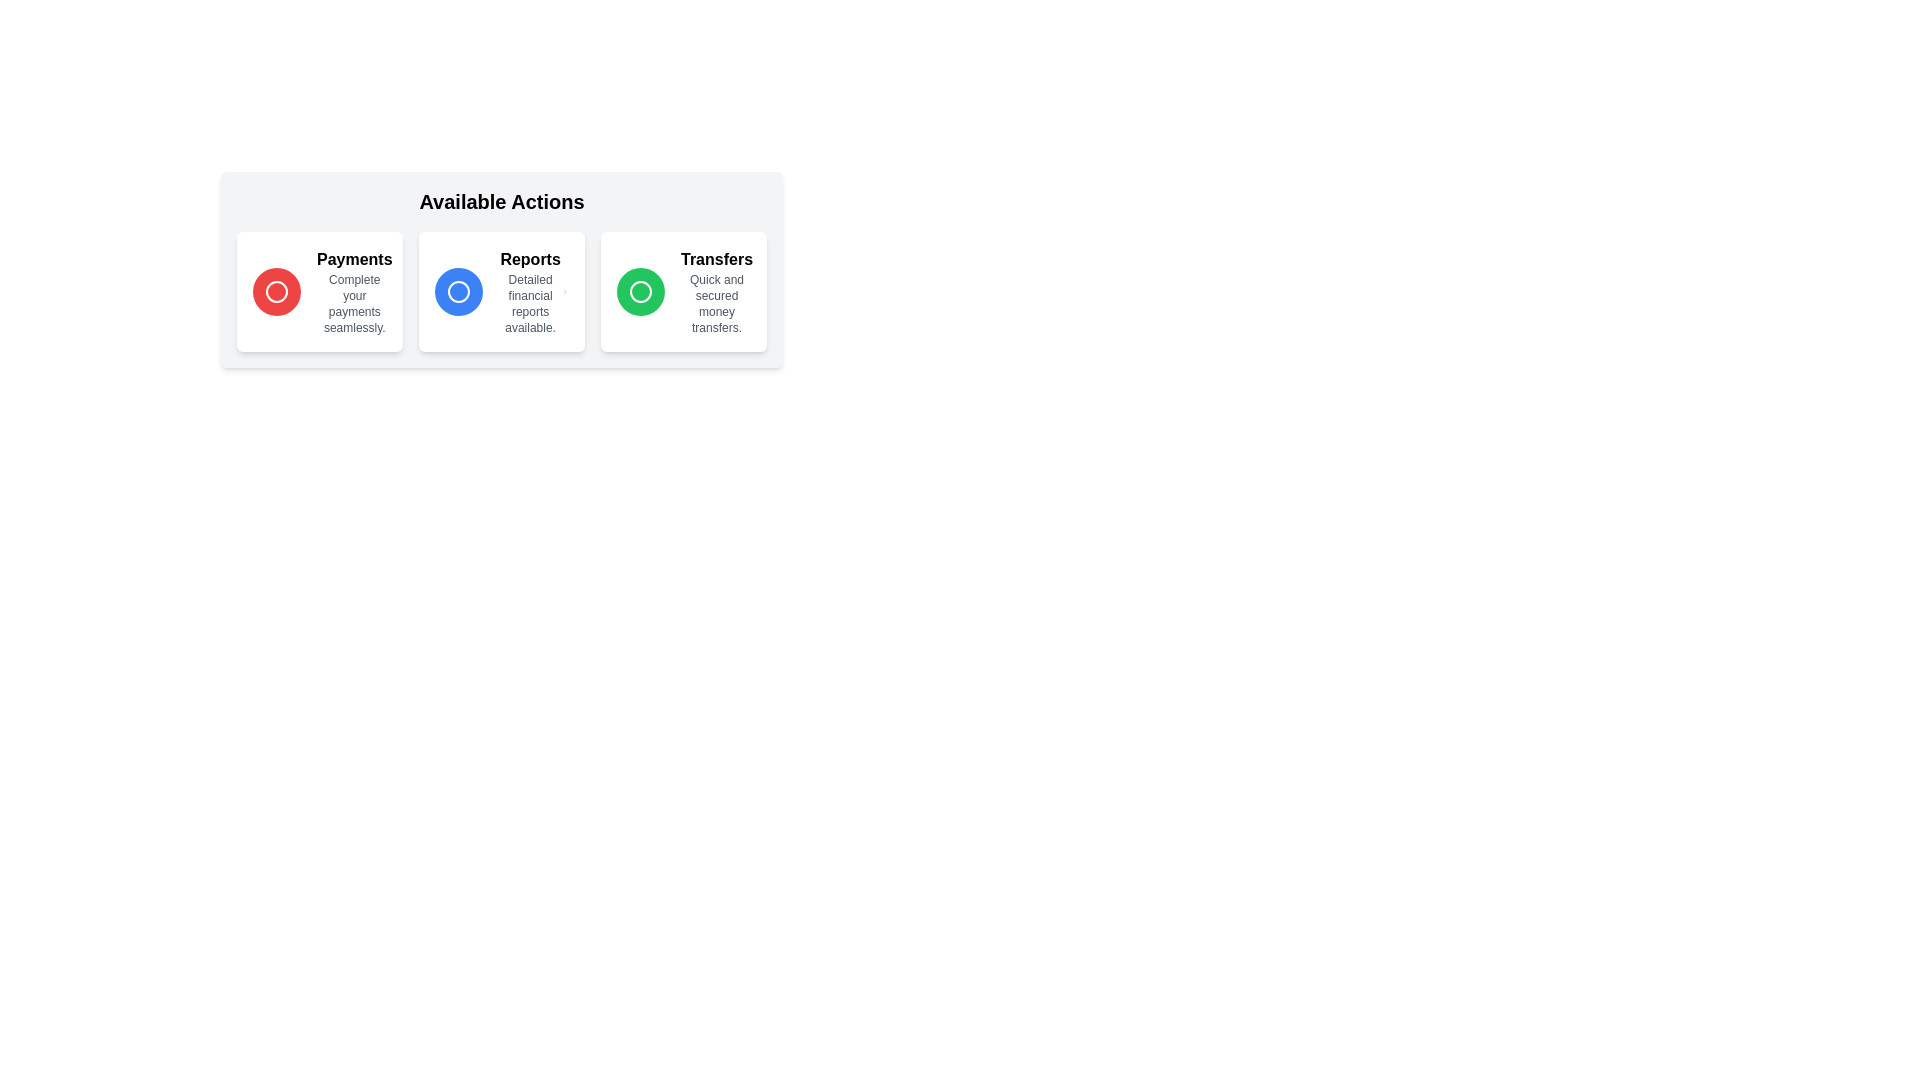  What do you see at coordinates (716, 292) in the screenshot?
I see `the descriptive text label for the feature or action related to transfers, located in the rightmost card of three under the title 'Available Actions'` at bounding box center [716, 292].